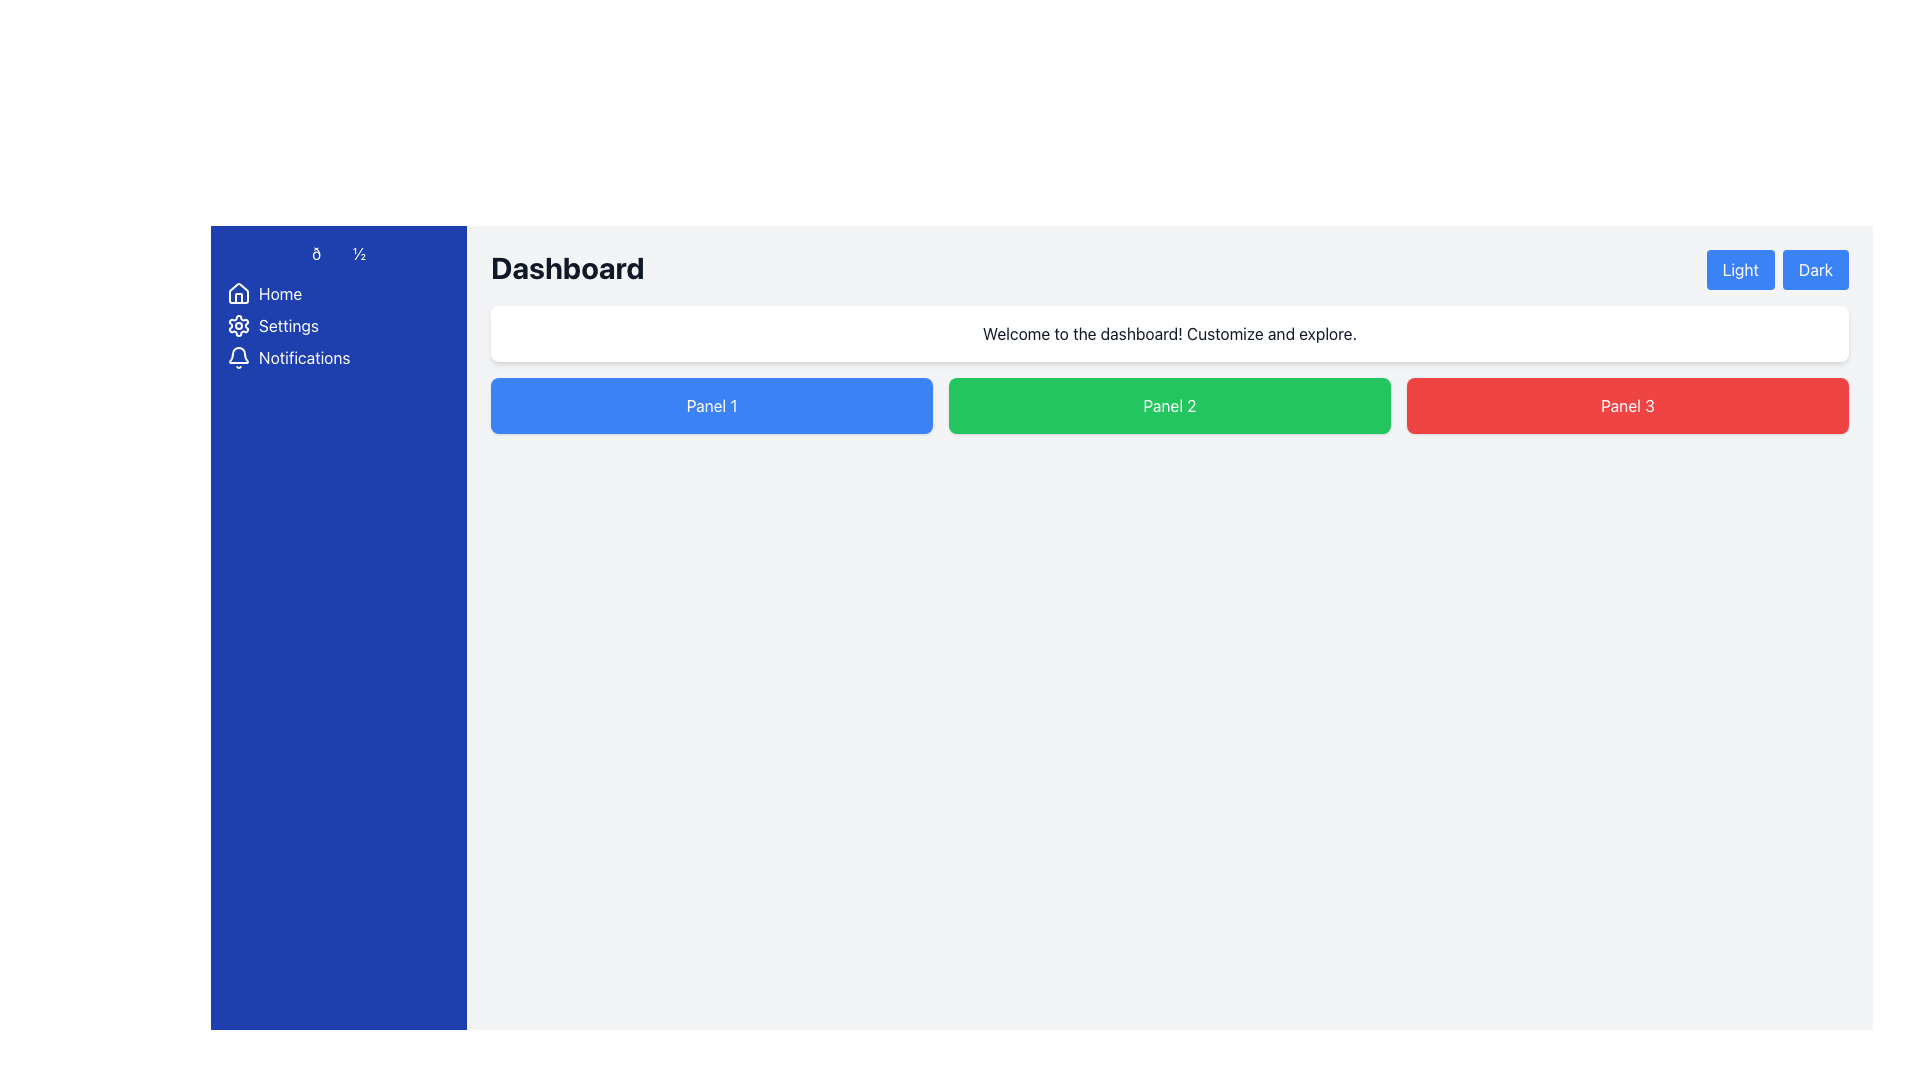 This screenshot has height=1080, width=1920. I want to click on the third panel in the grid layout, positioned at the far-right, to interact with it, so click(1627, 405).